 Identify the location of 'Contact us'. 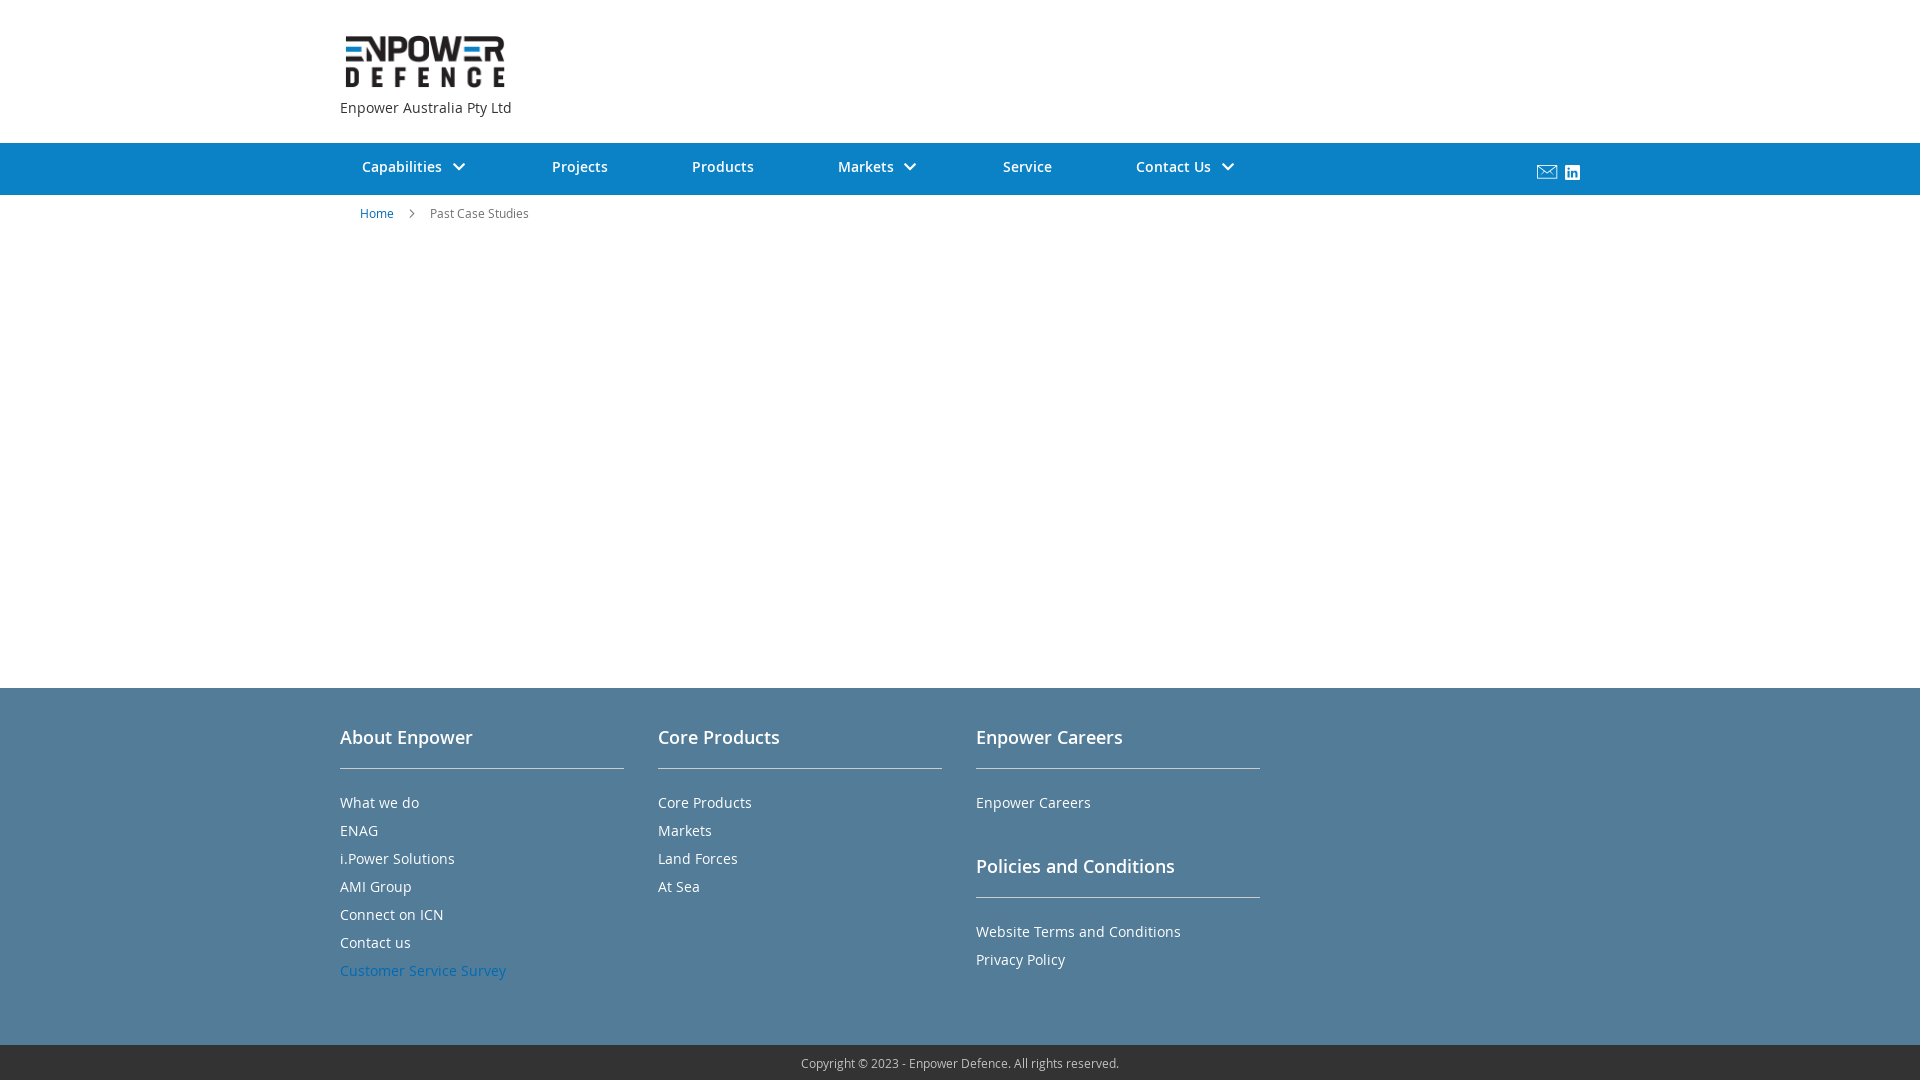
(340, 942).